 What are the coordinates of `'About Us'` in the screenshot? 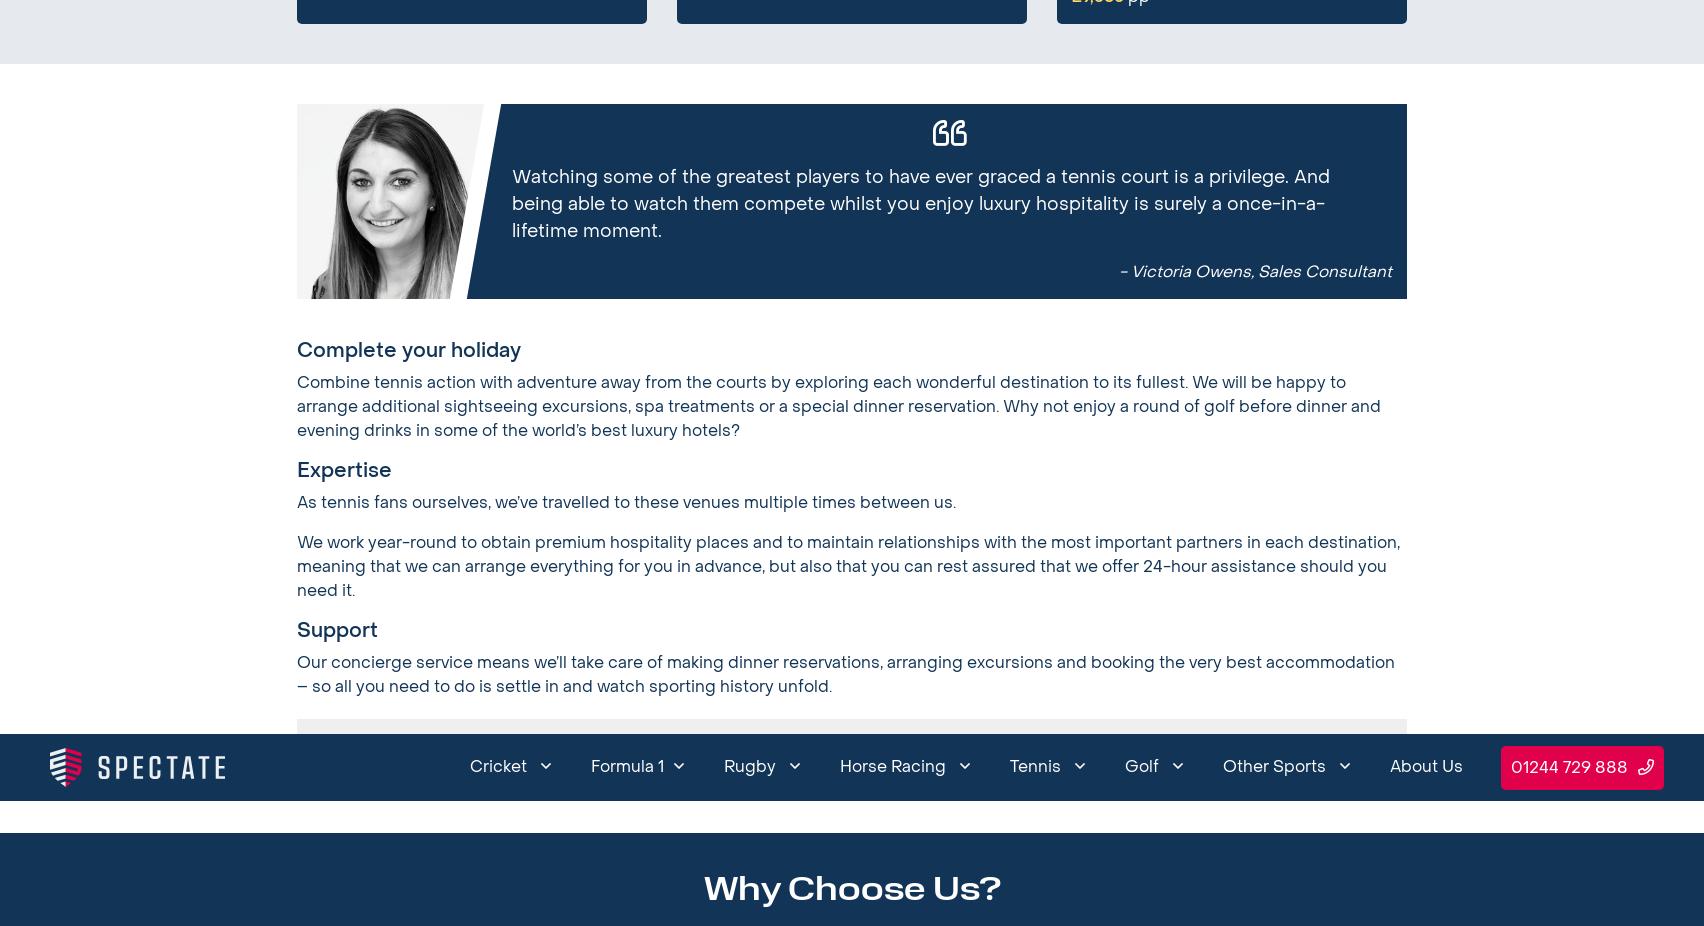 It's located at (428, 70).